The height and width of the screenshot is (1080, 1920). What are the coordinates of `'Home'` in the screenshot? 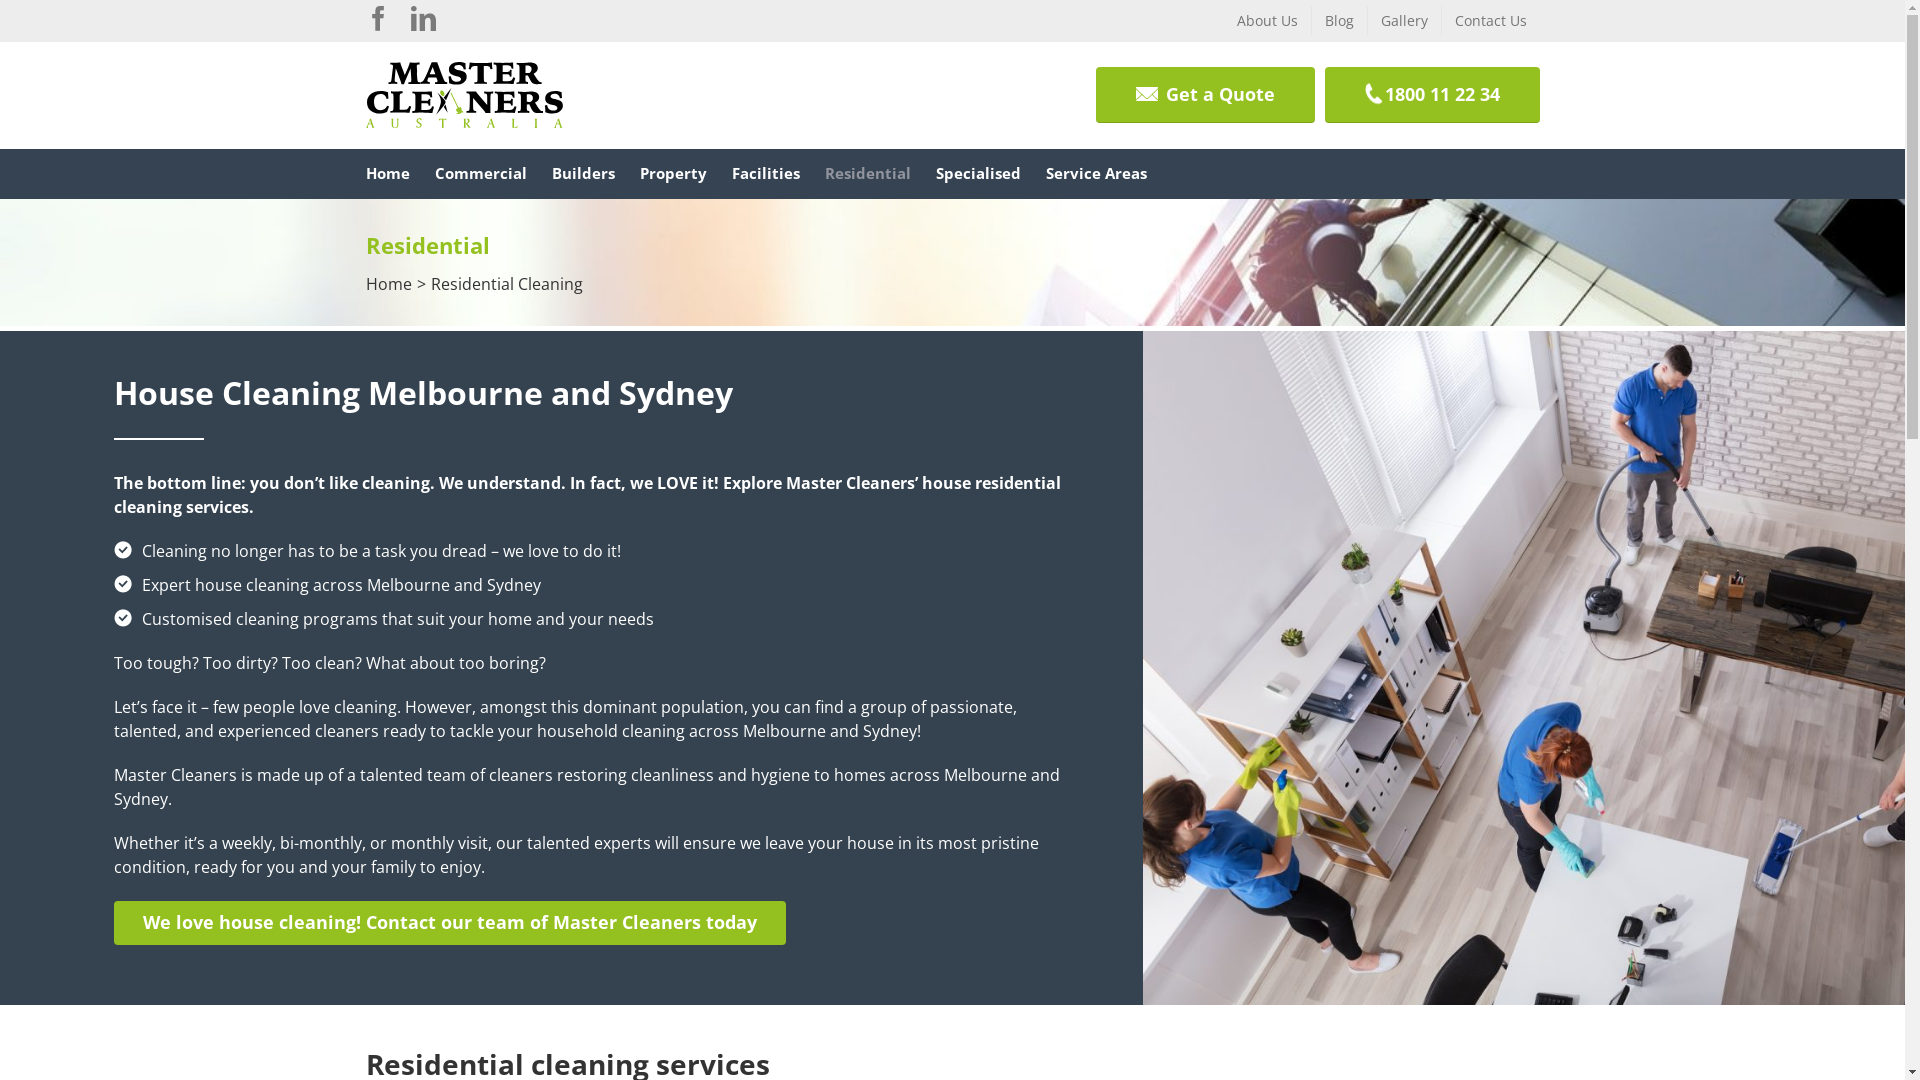 It's located at (365, 284).